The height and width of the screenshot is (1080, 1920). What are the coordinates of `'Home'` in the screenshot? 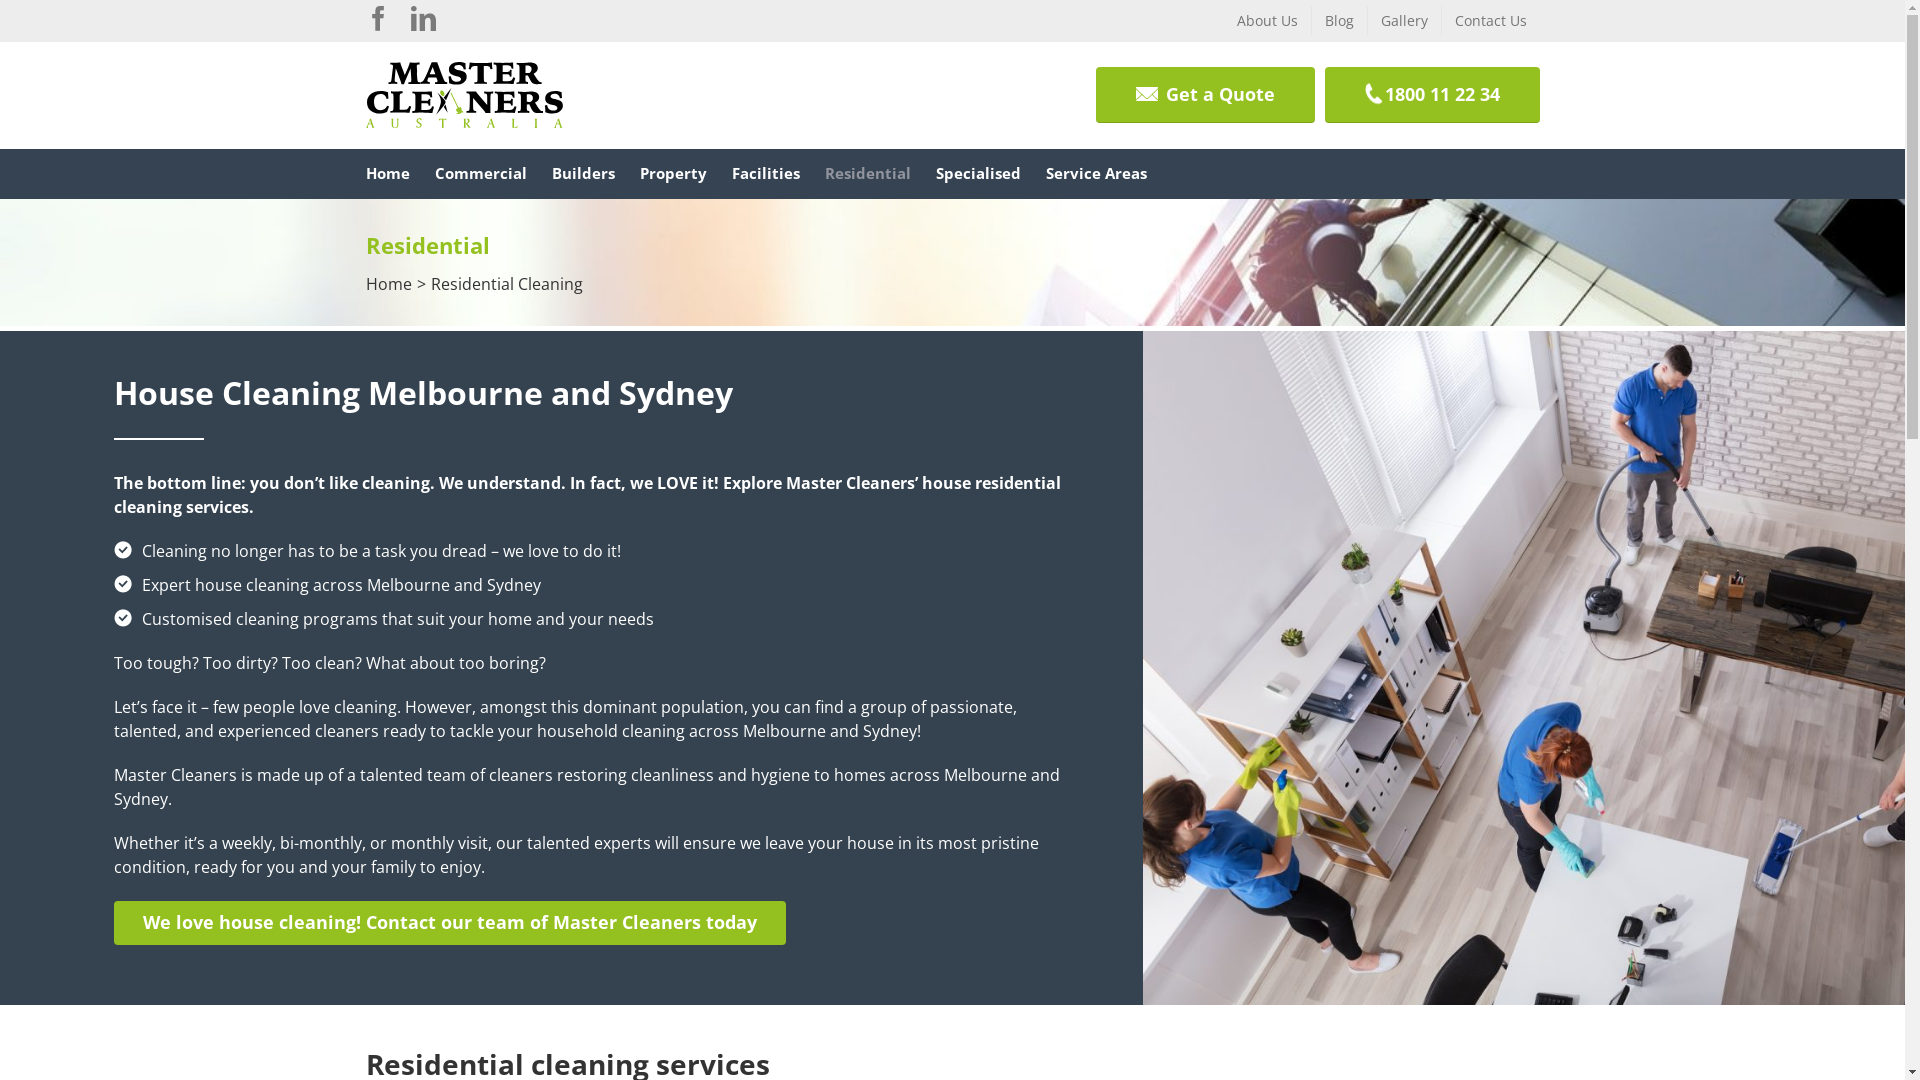 It's located at (365, 284).